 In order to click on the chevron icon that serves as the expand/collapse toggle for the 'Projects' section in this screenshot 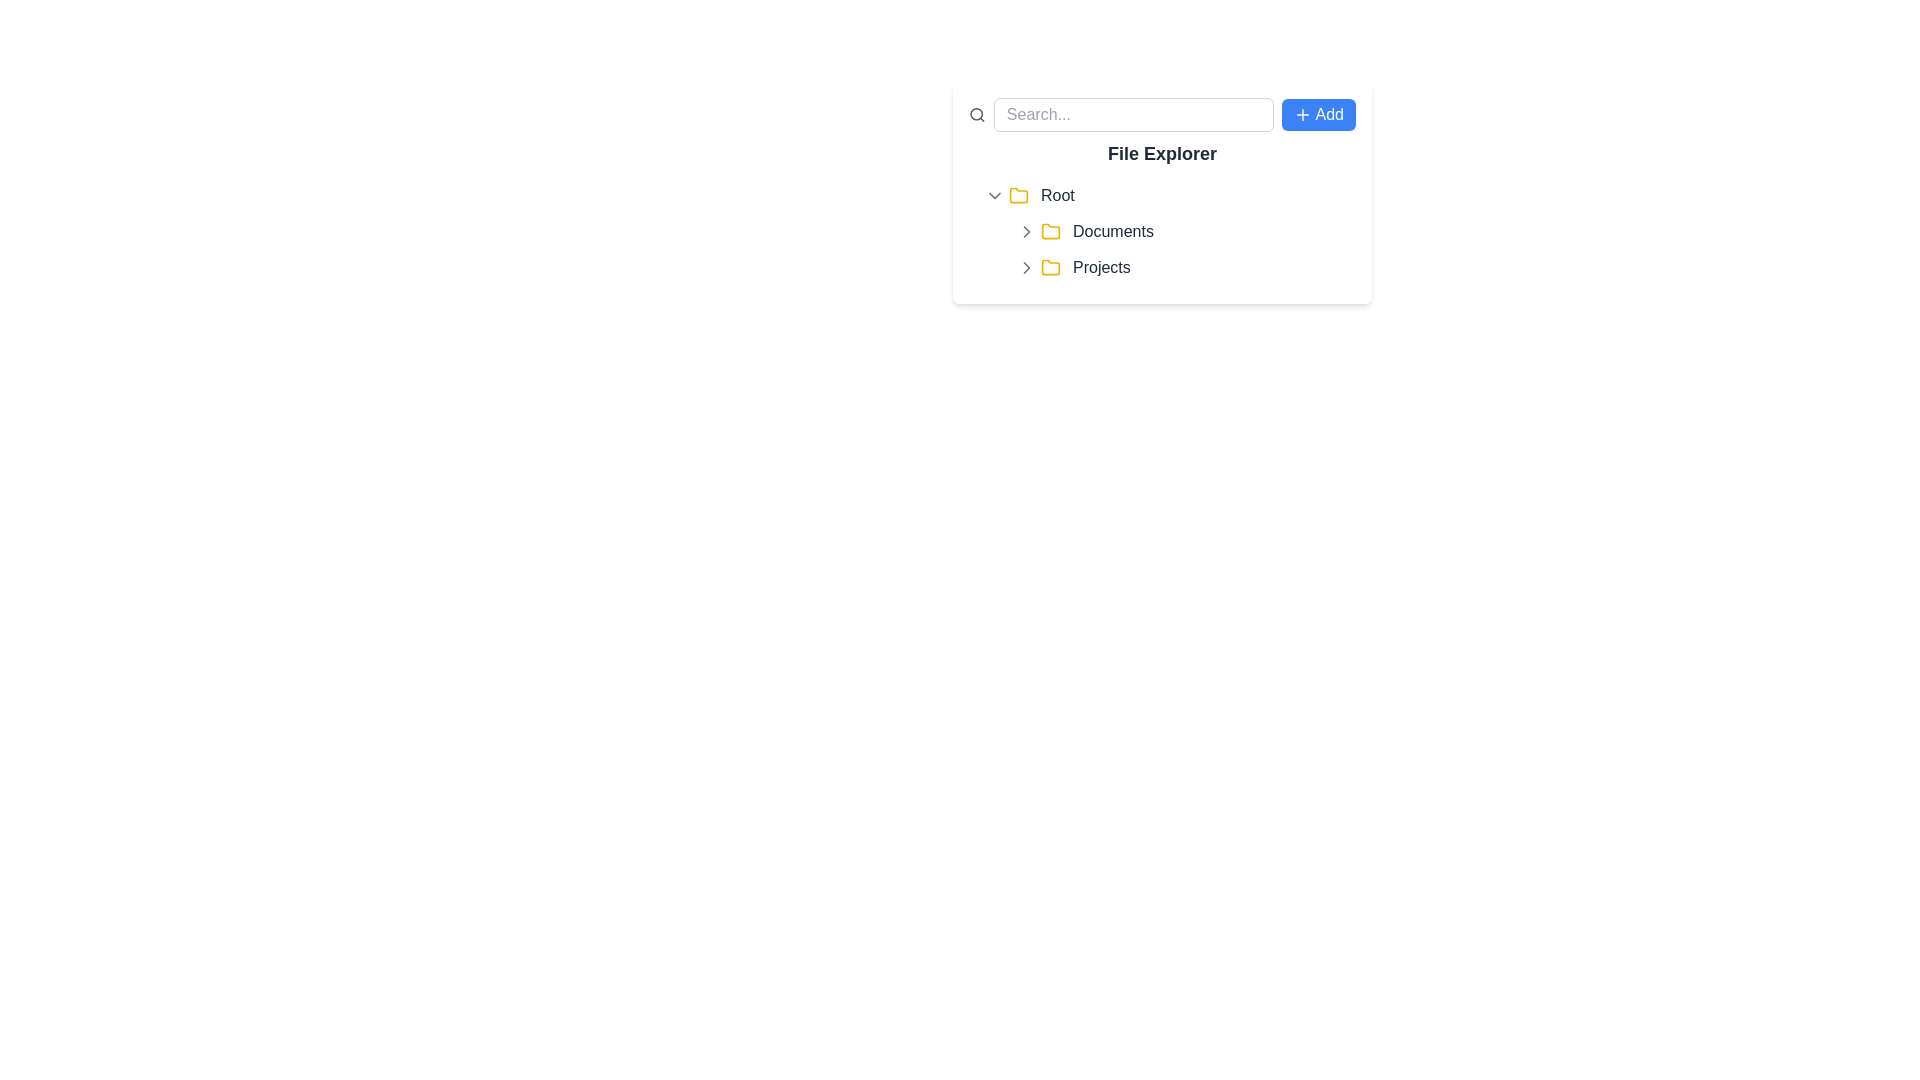, I will do `click(1027, 266)`.